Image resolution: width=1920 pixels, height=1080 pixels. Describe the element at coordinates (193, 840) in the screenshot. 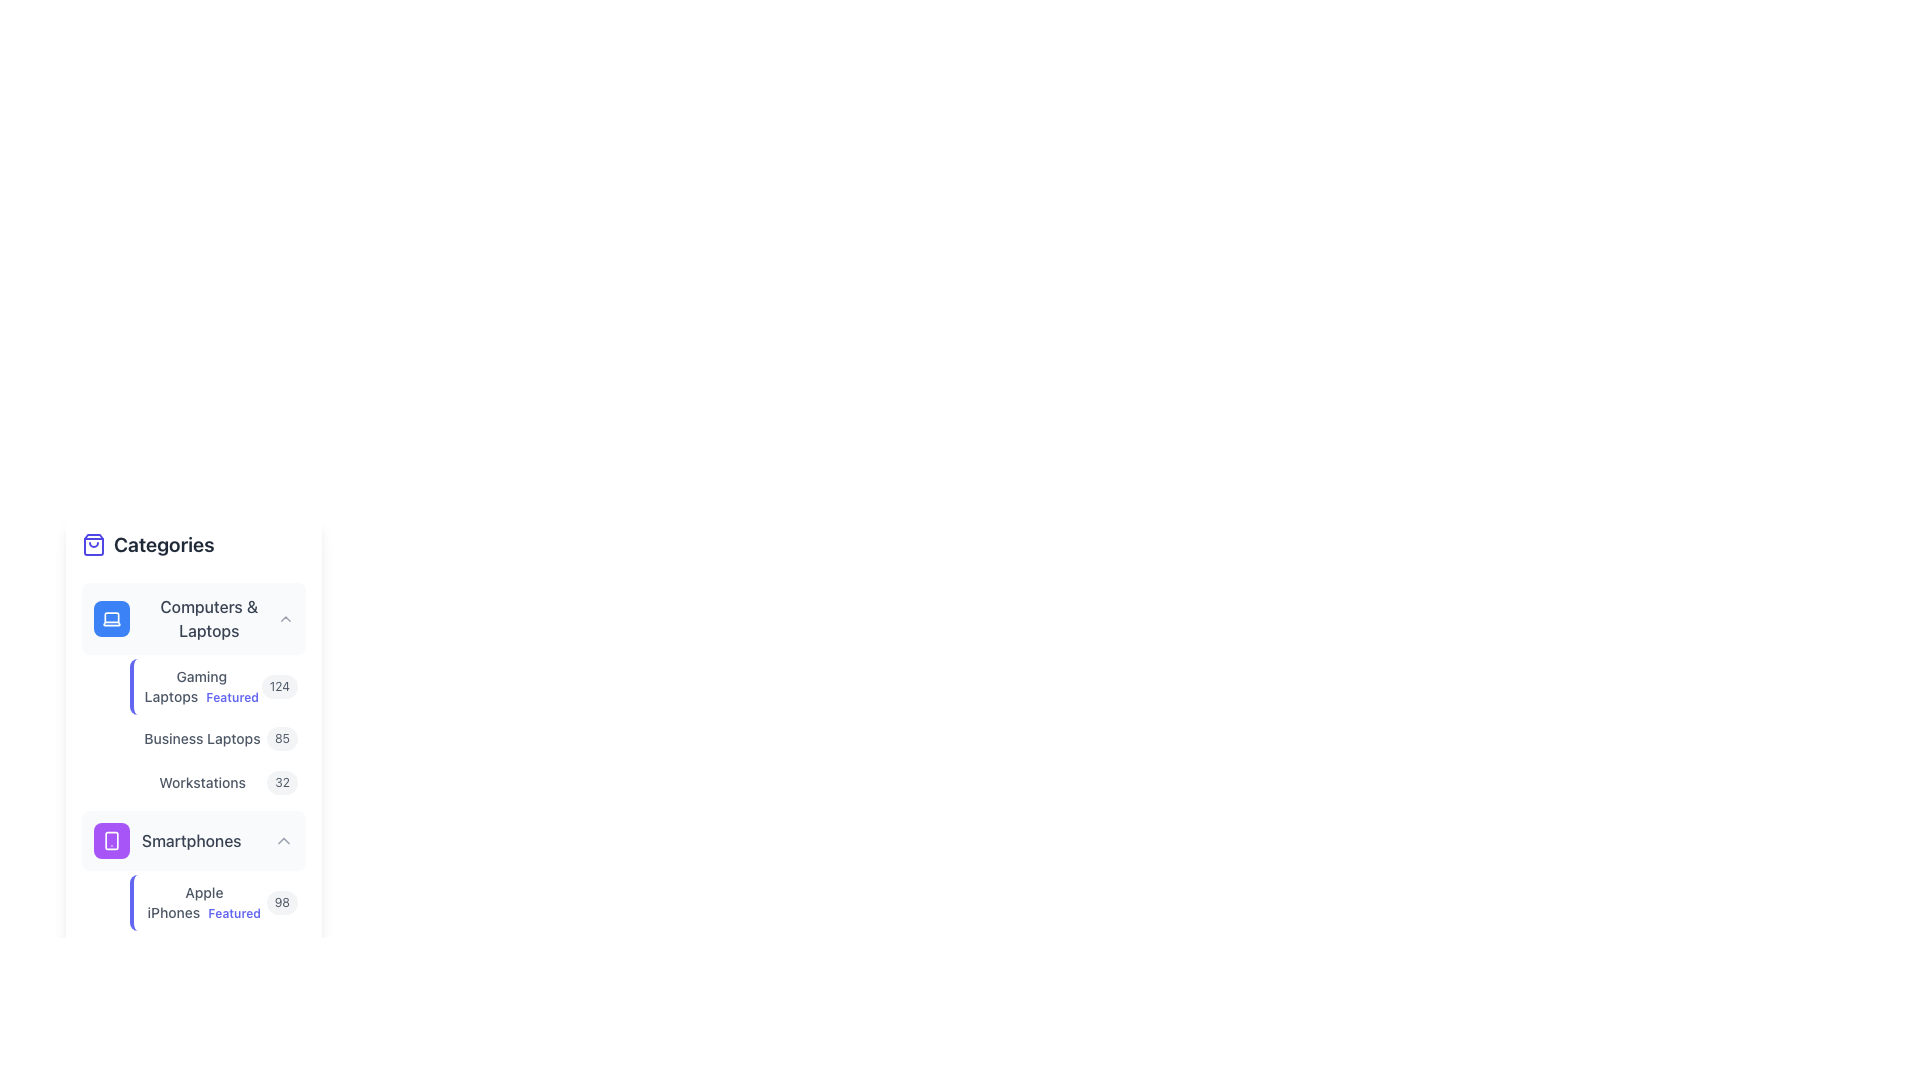

I see `the chevron-down icon of the 'Smartphones' category in the collapsible navigation menu` at that location.